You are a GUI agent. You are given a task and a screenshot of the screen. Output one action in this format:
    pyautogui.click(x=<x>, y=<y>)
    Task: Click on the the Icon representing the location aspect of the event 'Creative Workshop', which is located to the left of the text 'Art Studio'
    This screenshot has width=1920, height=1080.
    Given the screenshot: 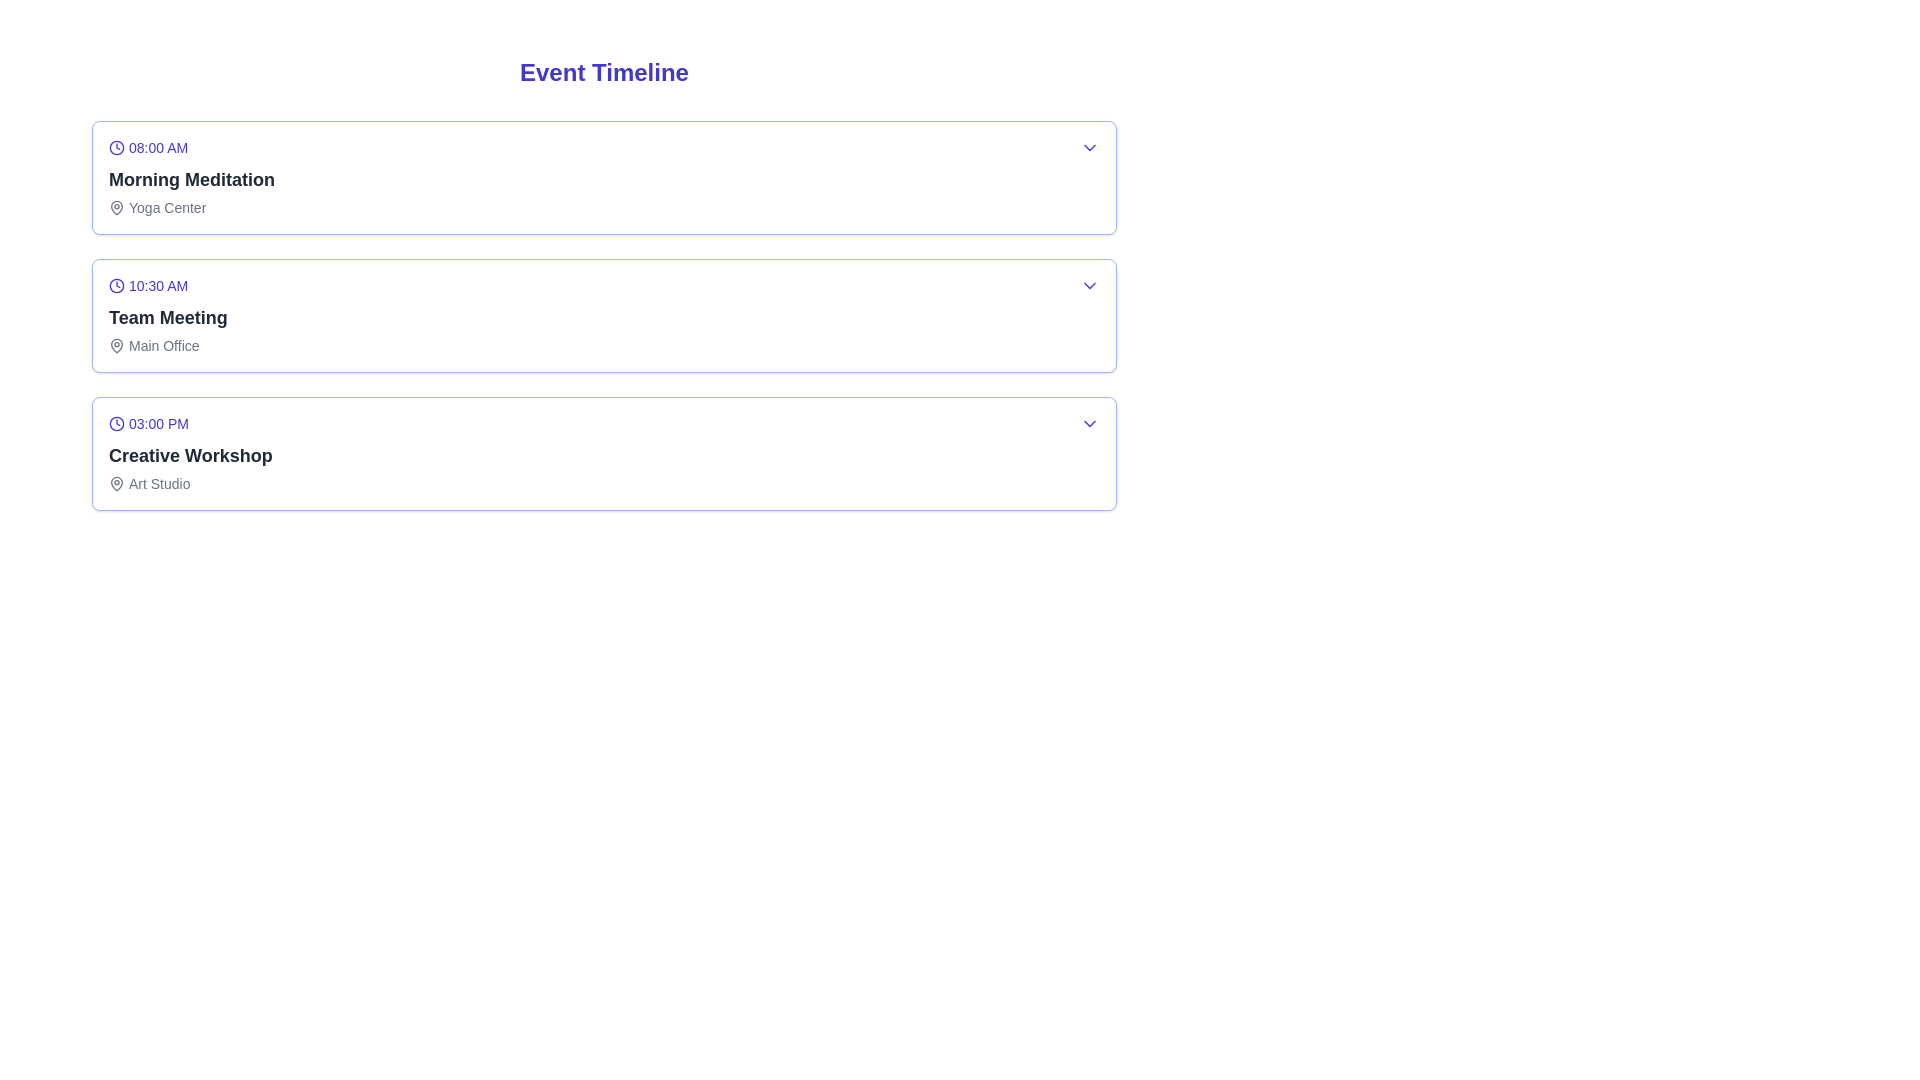 What is the action you would take?
    pyautogui.click(x=115, y=483)
    